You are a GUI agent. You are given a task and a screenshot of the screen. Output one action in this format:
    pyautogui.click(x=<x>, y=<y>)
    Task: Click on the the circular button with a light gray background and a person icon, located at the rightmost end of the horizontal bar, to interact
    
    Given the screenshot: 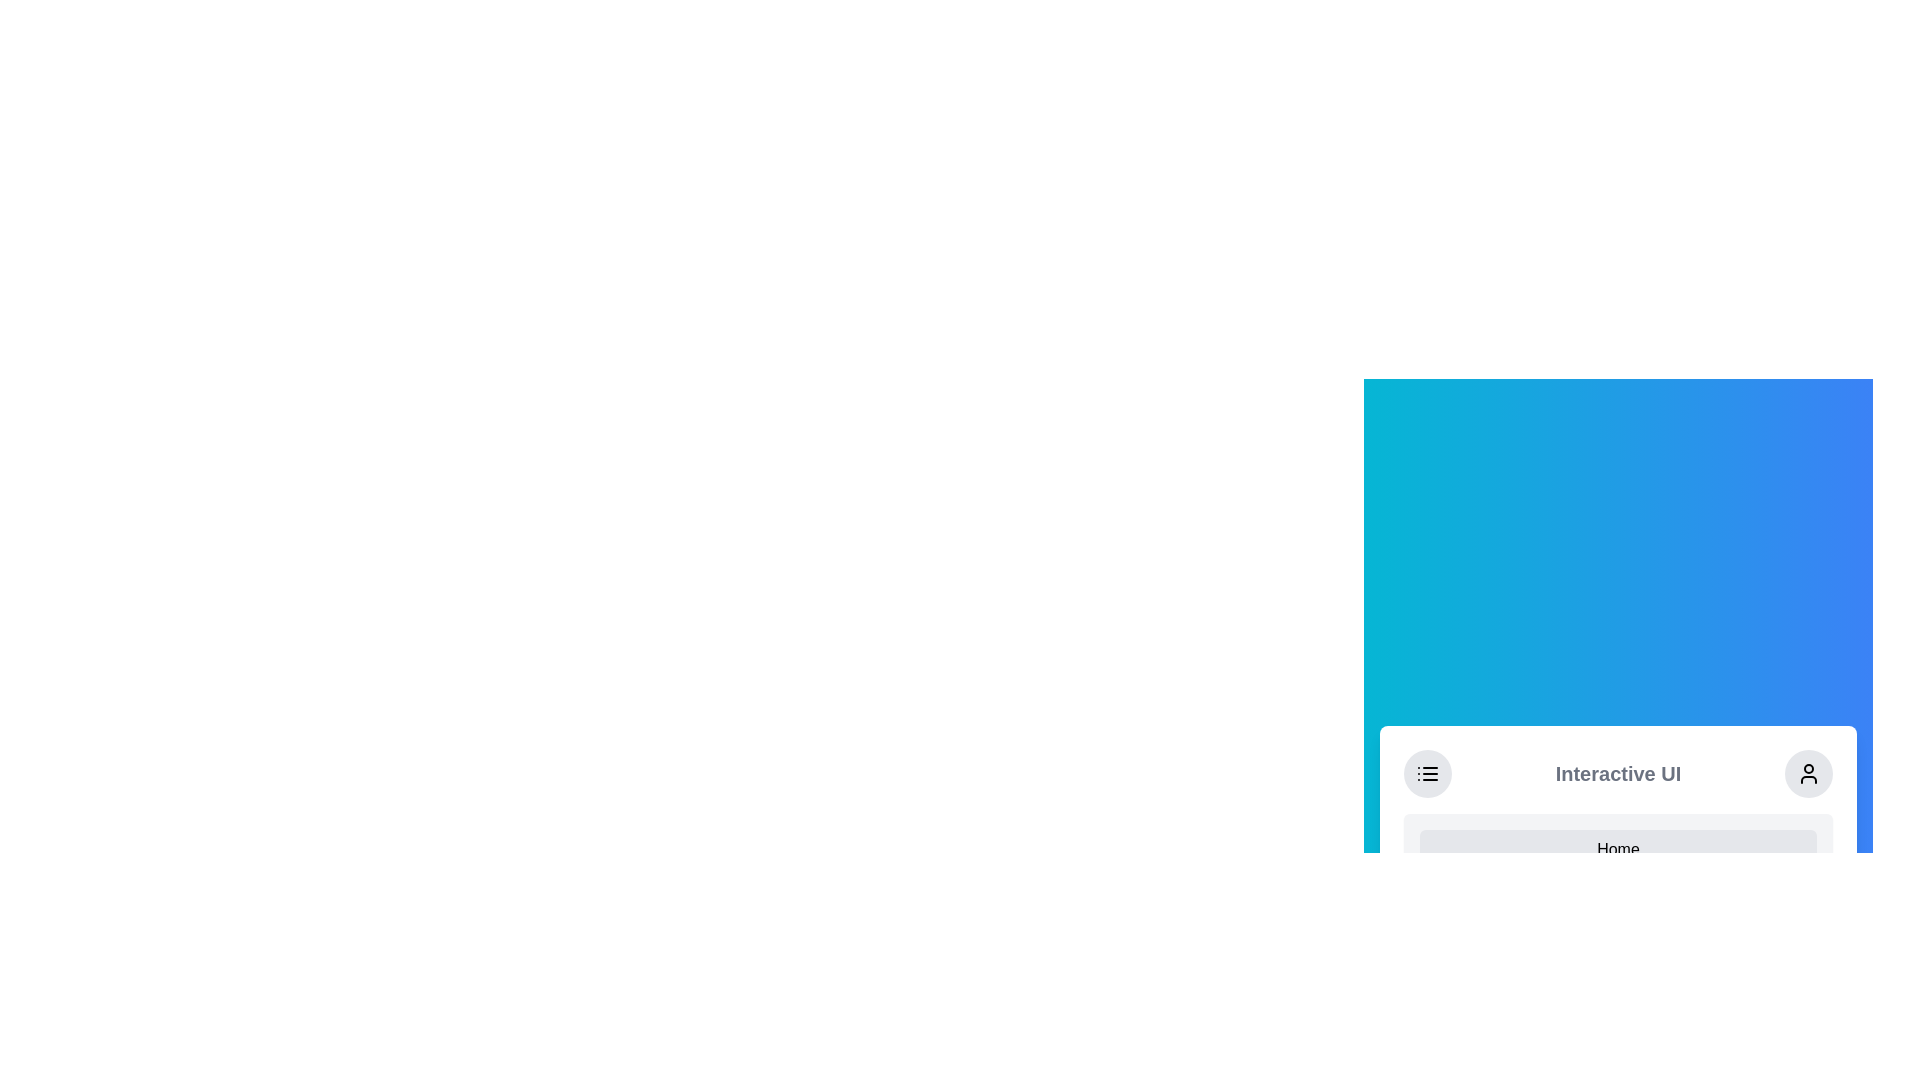 What is the action you would take?
    pyautogui.click(x=1809, y=773)
    